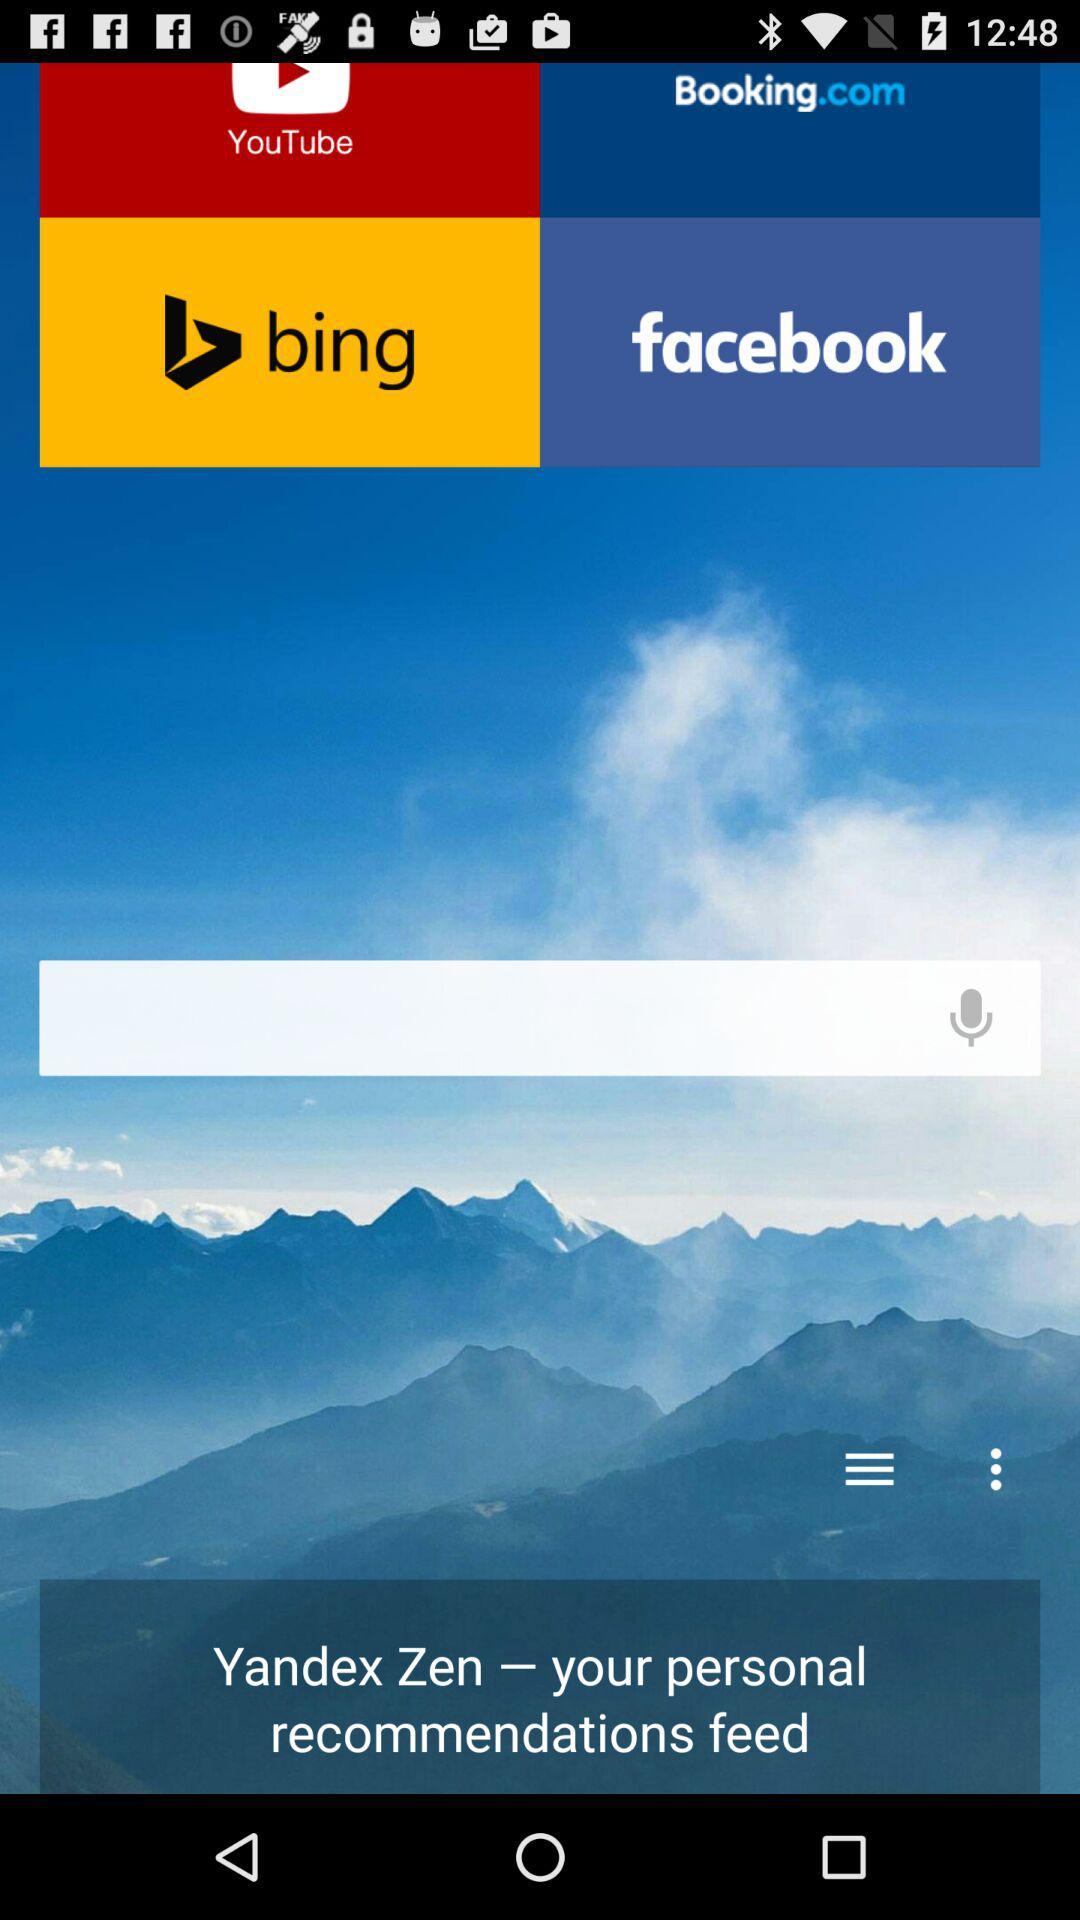 The image size is (1080, 1920). What do you see at coordinates (869, 1542) in the screenshot?
I see `the menu icon` at bounding box center [869, 1542].